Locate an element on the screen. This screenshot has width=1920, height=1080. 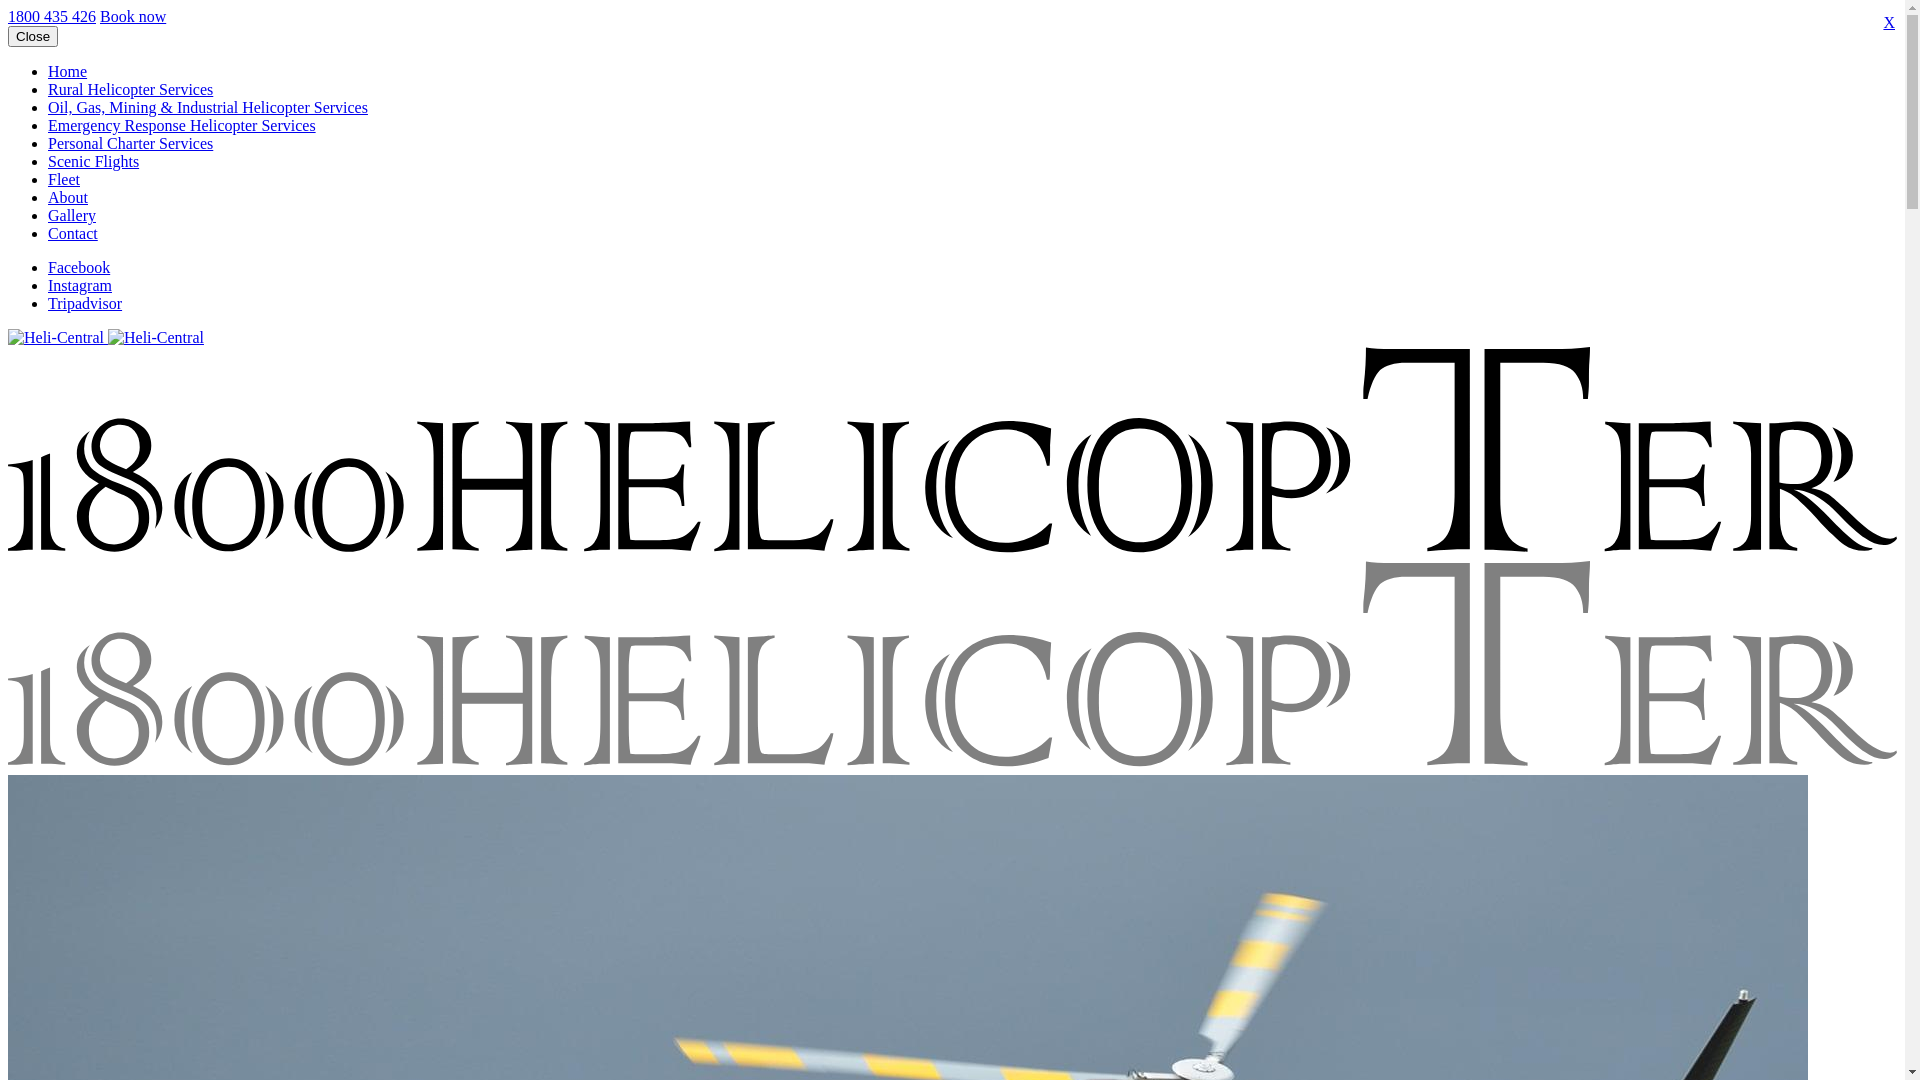
'Instagram' is located at coordinates (48, 285).